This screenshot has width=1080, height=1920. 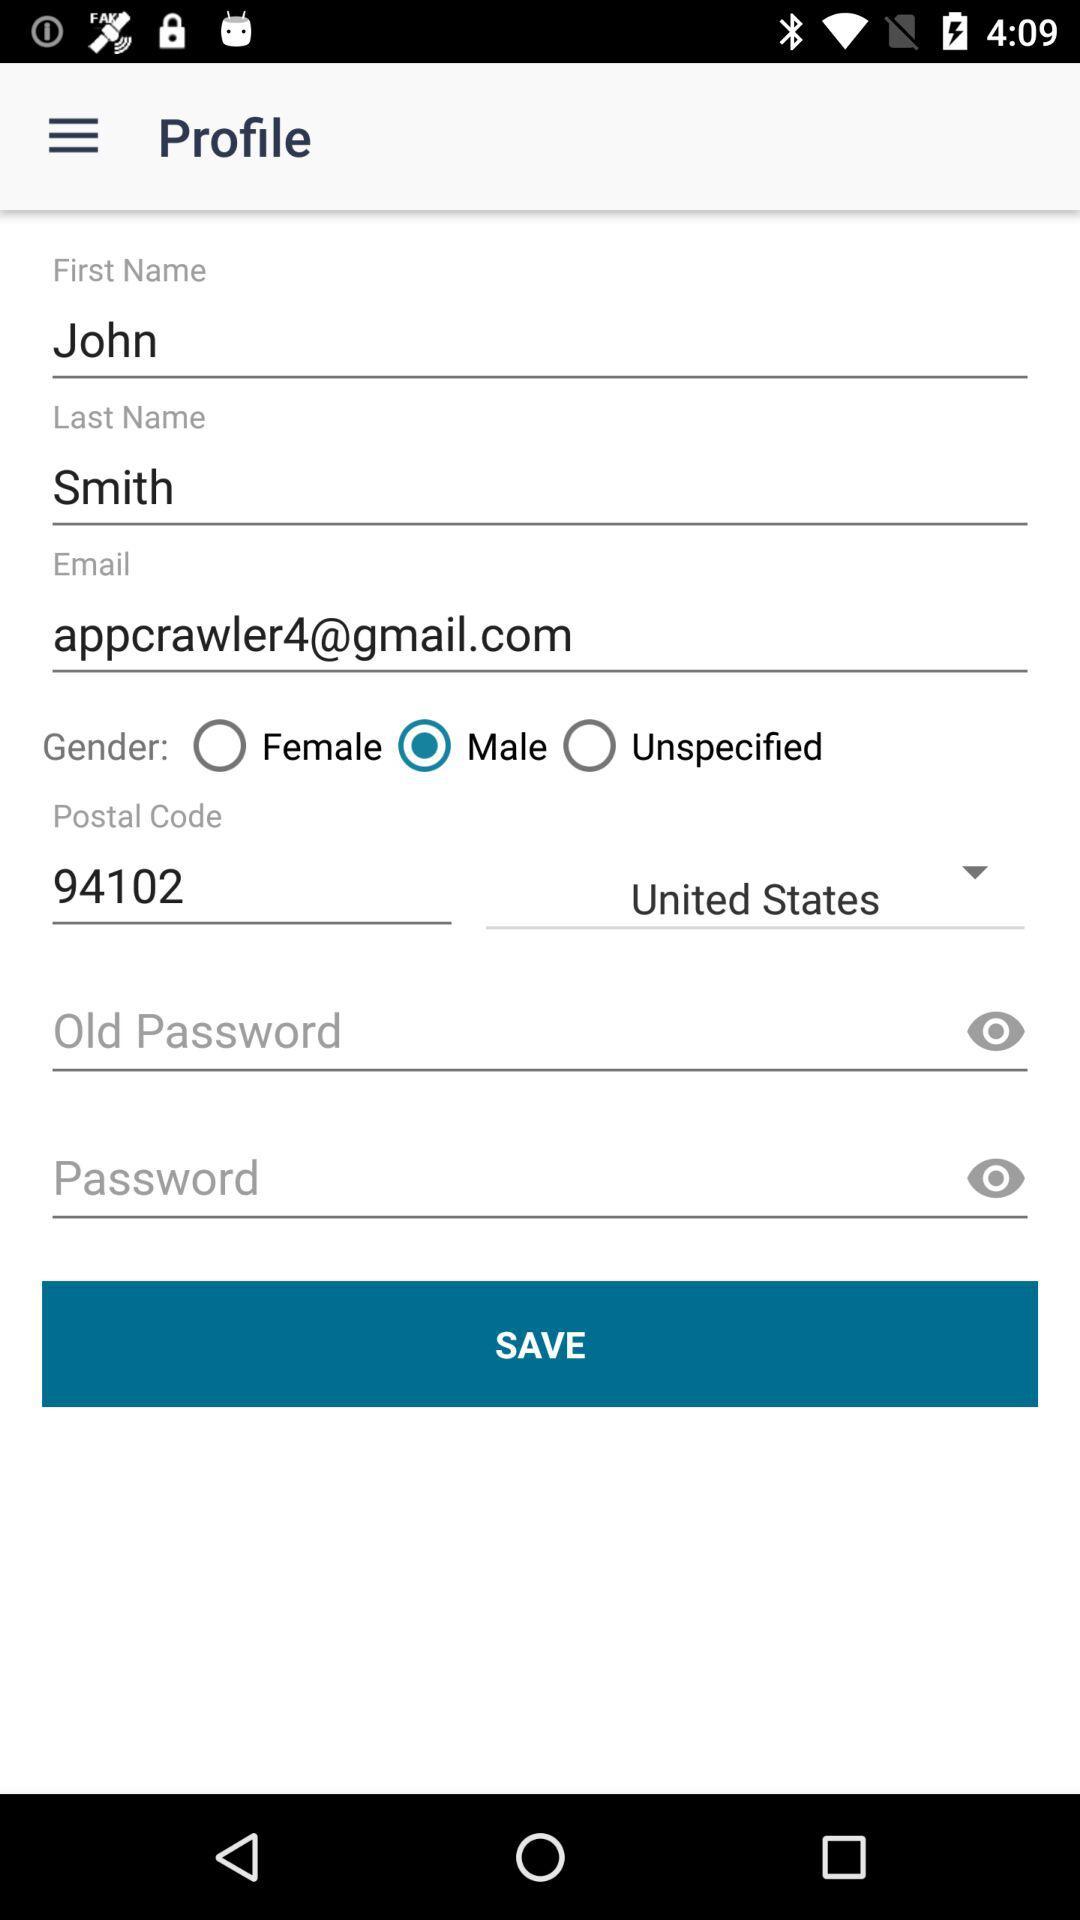 What do you see at coordinates (540, 1179) in the screenshot?
I see `password` at bounding box center [540, 1179].